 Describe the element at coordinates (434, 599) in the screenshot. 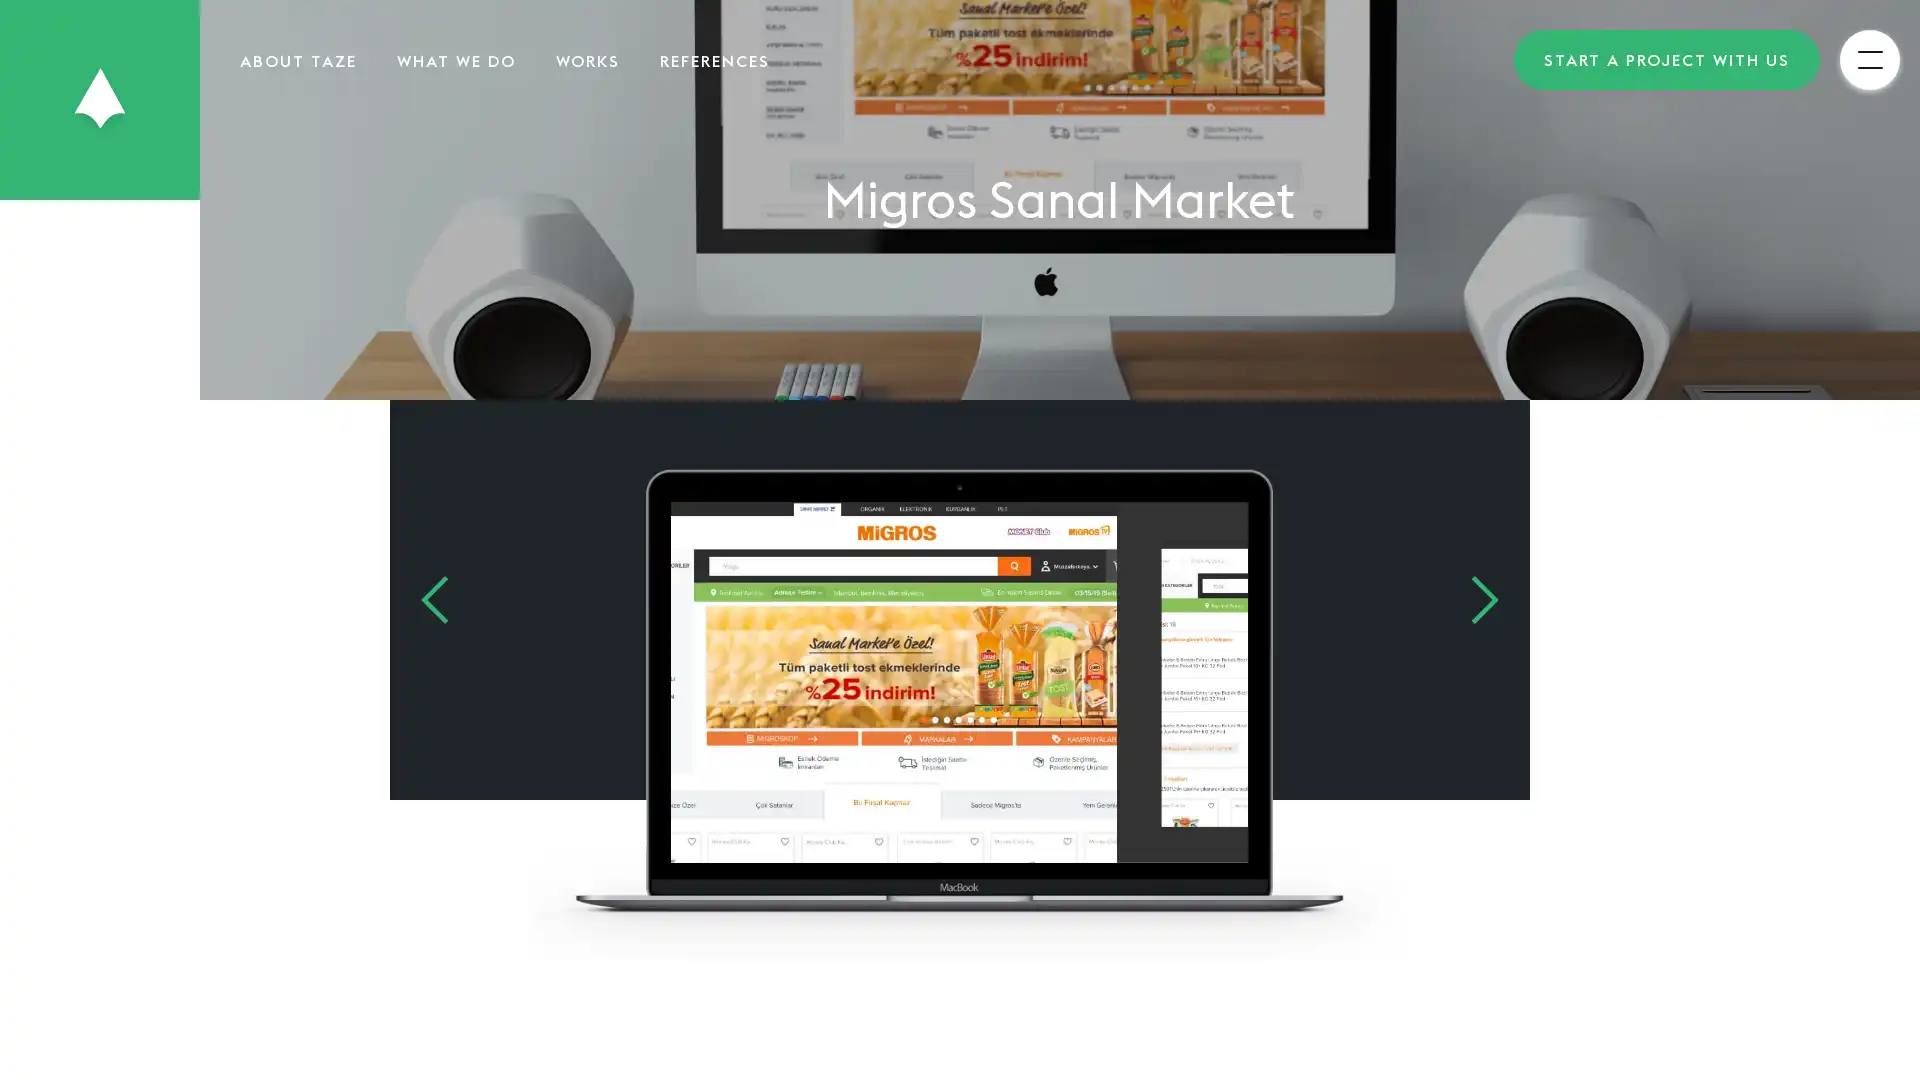

I see `Previous` at that location.